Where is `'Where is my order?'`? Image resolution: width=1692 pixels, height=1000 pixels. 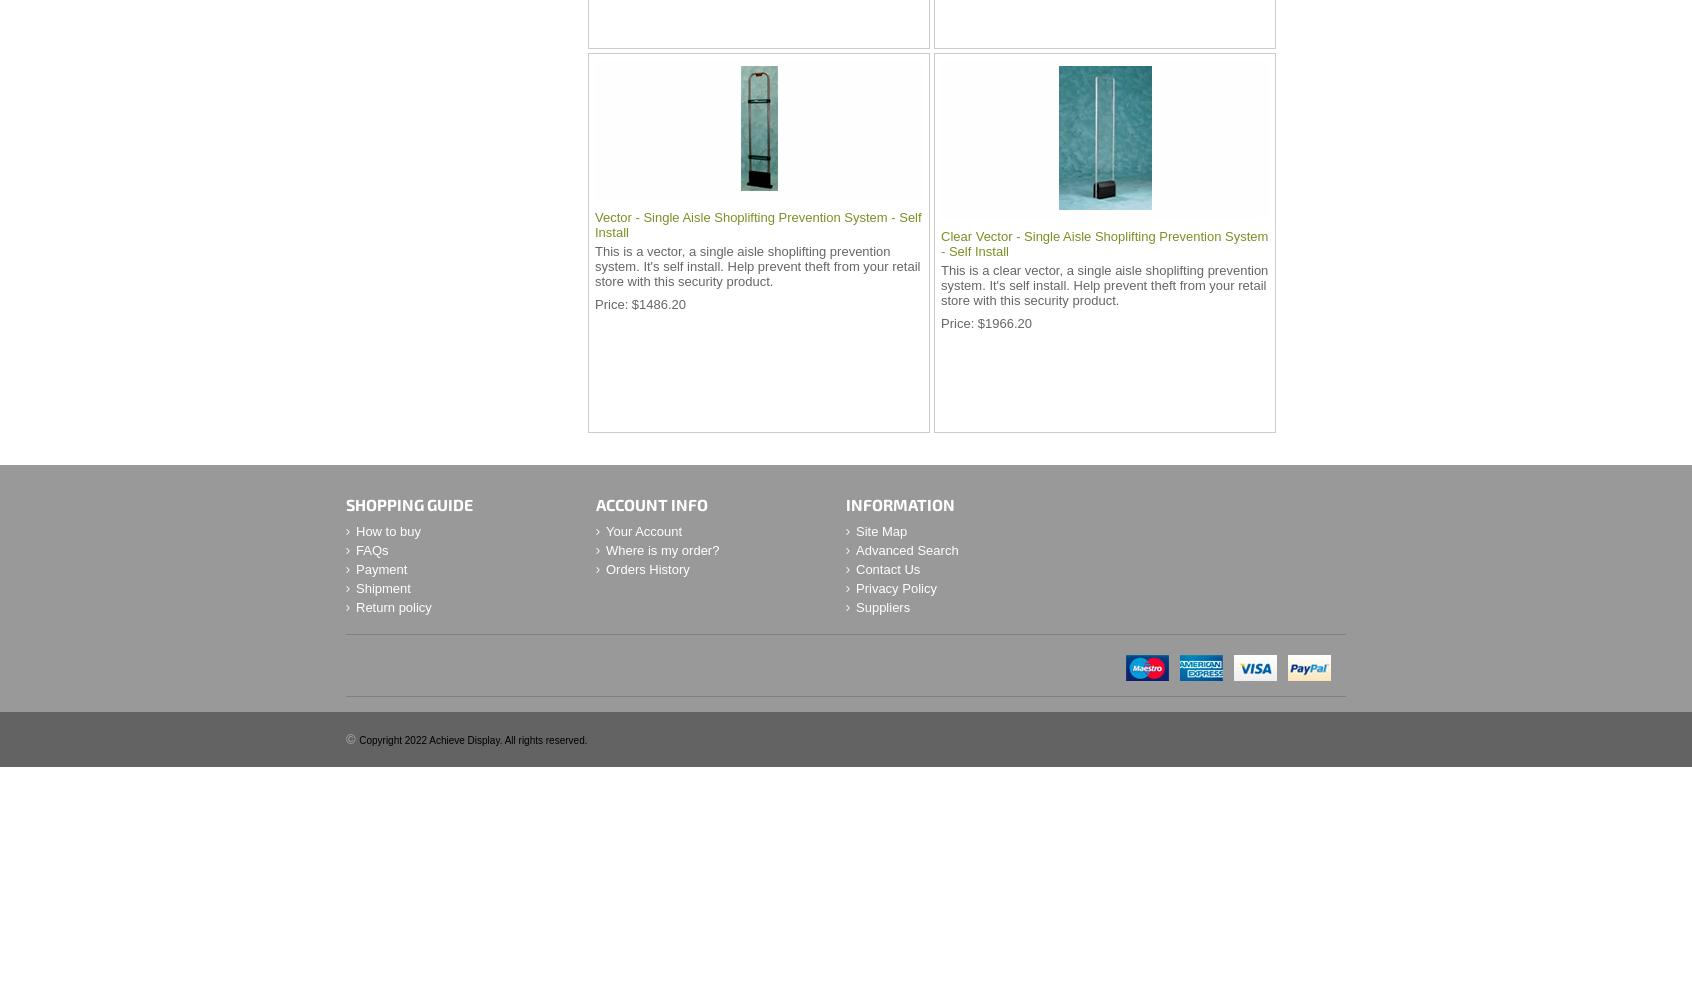 'Where is my order?' is located at coordinates (662, 550).